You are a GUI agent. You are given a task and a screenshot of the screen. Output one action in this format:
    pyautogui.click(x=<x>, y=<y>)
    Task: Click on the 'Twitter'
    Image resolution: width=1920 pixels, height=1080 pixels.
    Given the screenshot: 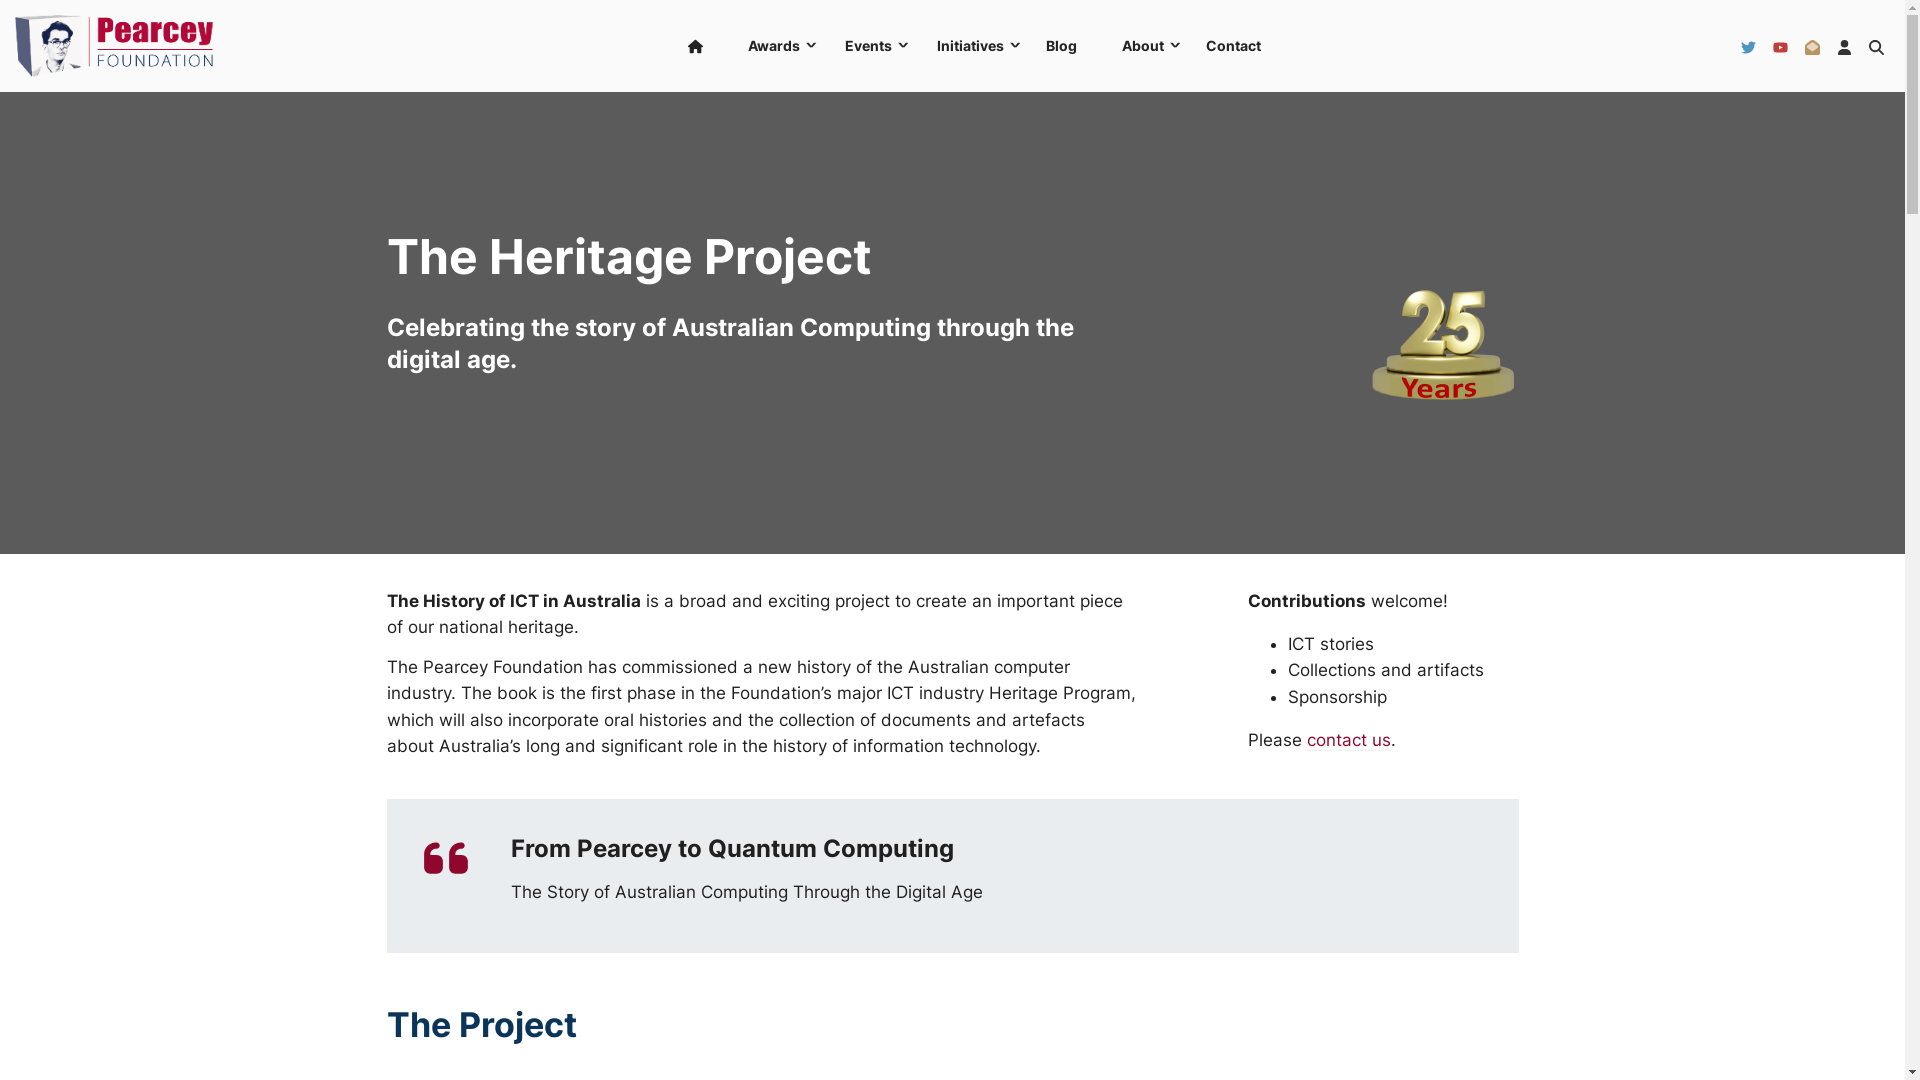 What is the action you would take?
    pyautogui.click(x=1747, y=45)
    